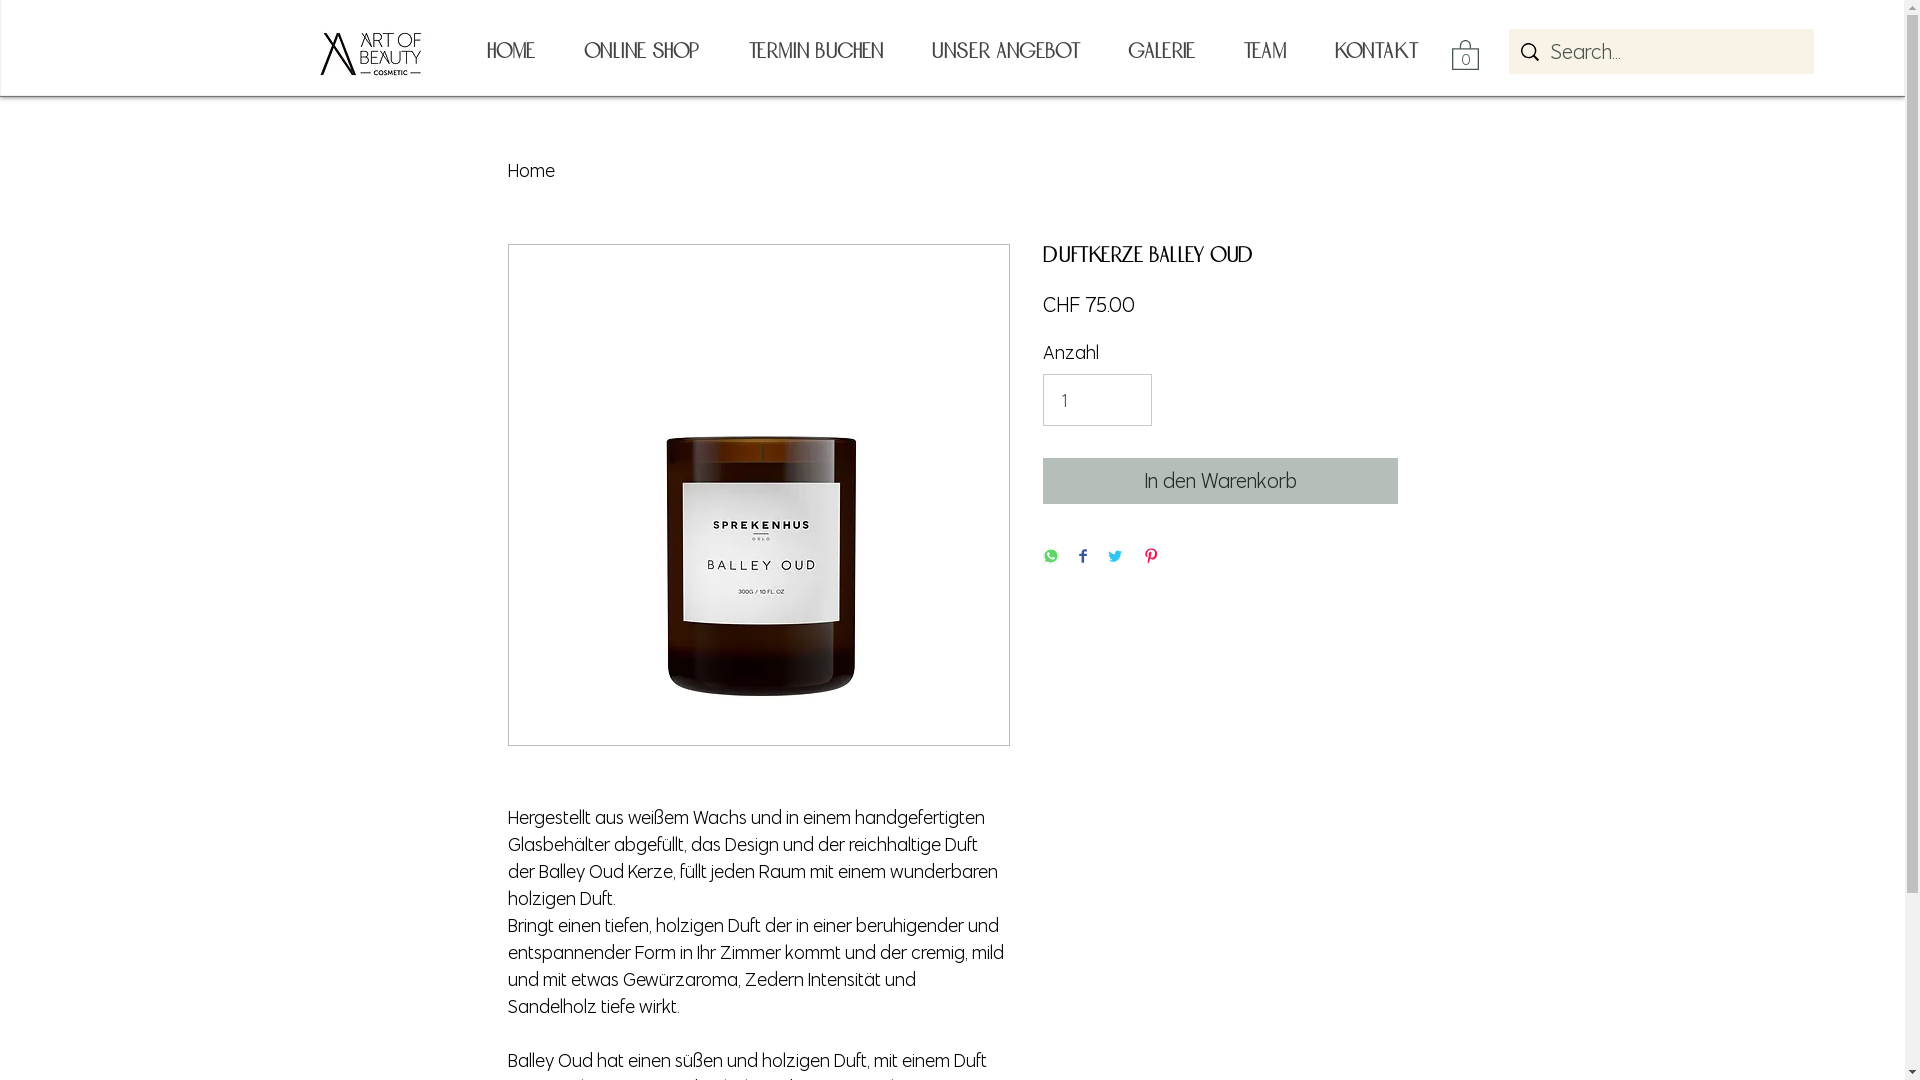 The height and width of the screenshot is (1080, 1920). Describe the element at coordinates (638, 50) in the screenshot. I see `'ONLINE SHOP'` at that location.